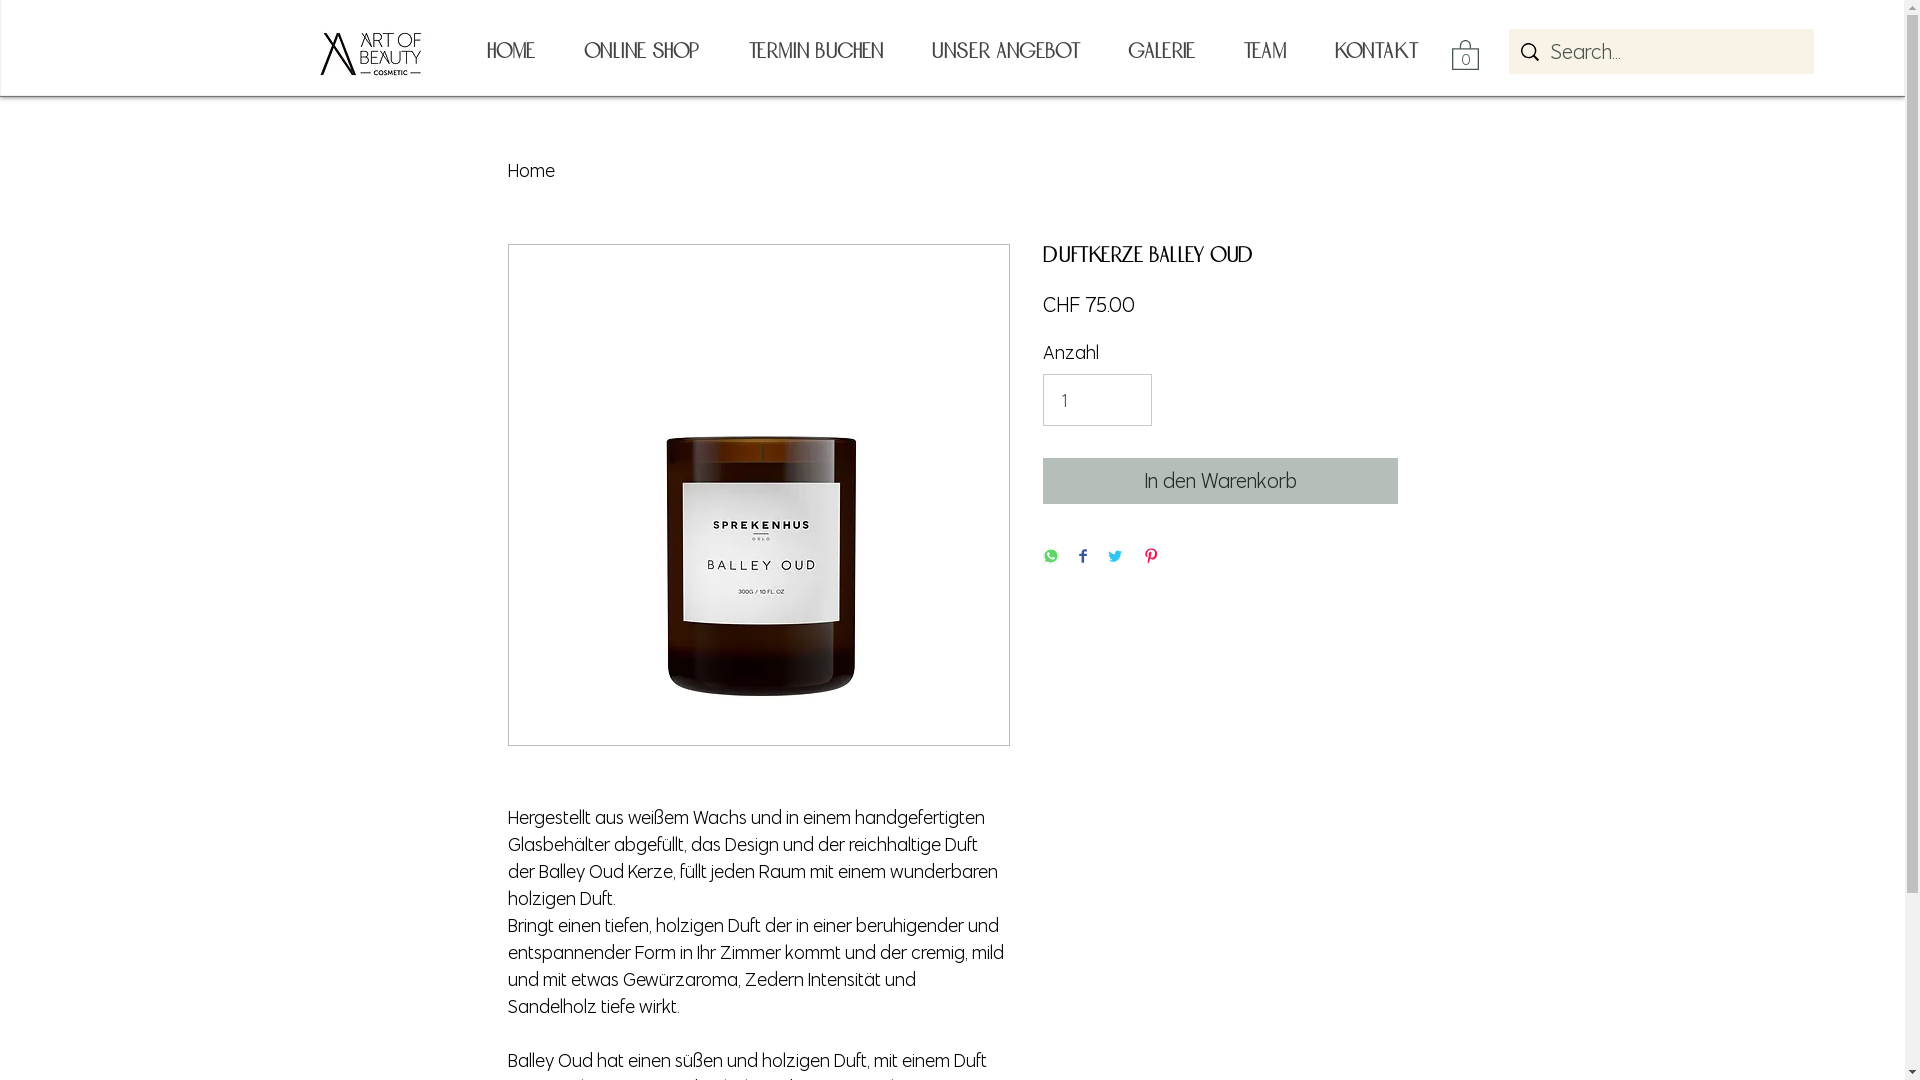 The height and width of the screenshot is (1080, 1920). Describe the element at coordinates (638, 50) in the screenshot. I see `'ONLINE SHOP'` at that location.